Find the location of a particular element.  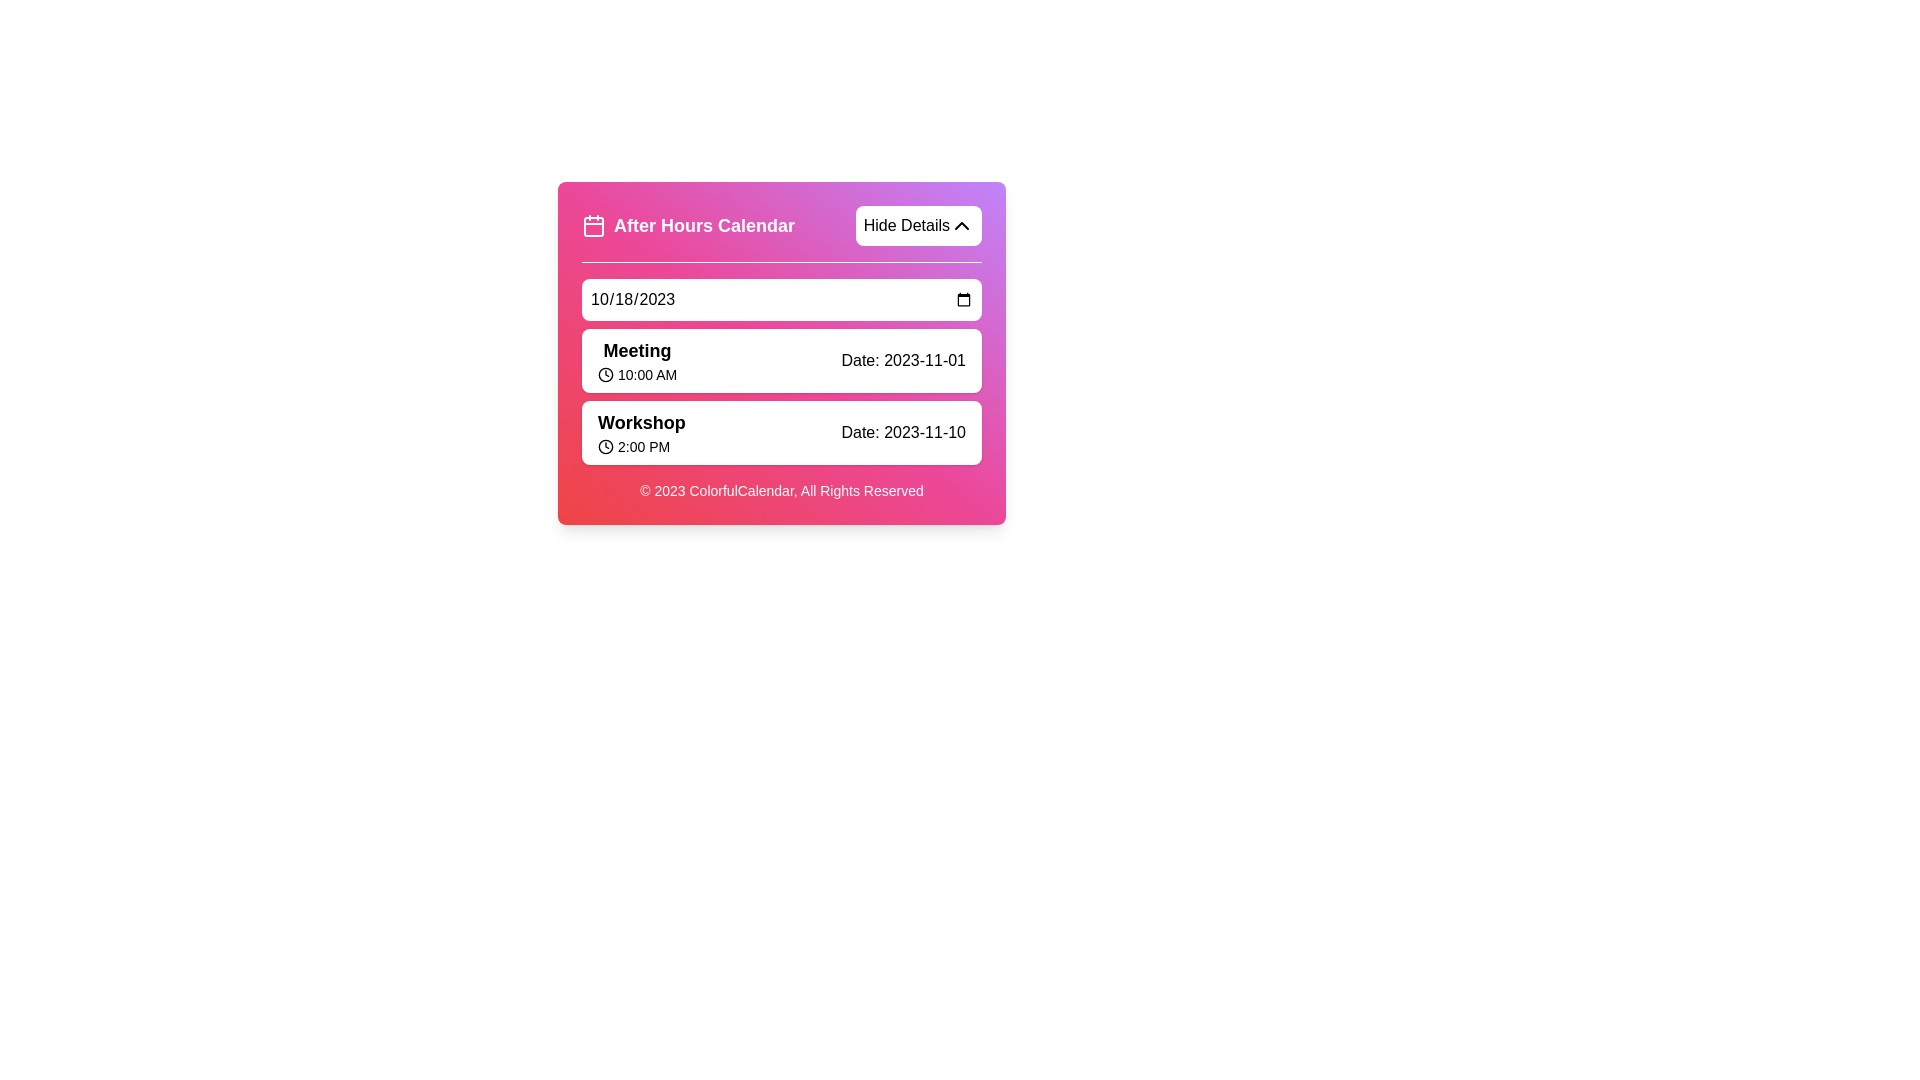

the bold, large-sized text labeled 'After Hours Calendar' which is styled in a gradient font of pink and purple tones, positioned at the top left of the calendar widget is located at coordinates (704, 225).